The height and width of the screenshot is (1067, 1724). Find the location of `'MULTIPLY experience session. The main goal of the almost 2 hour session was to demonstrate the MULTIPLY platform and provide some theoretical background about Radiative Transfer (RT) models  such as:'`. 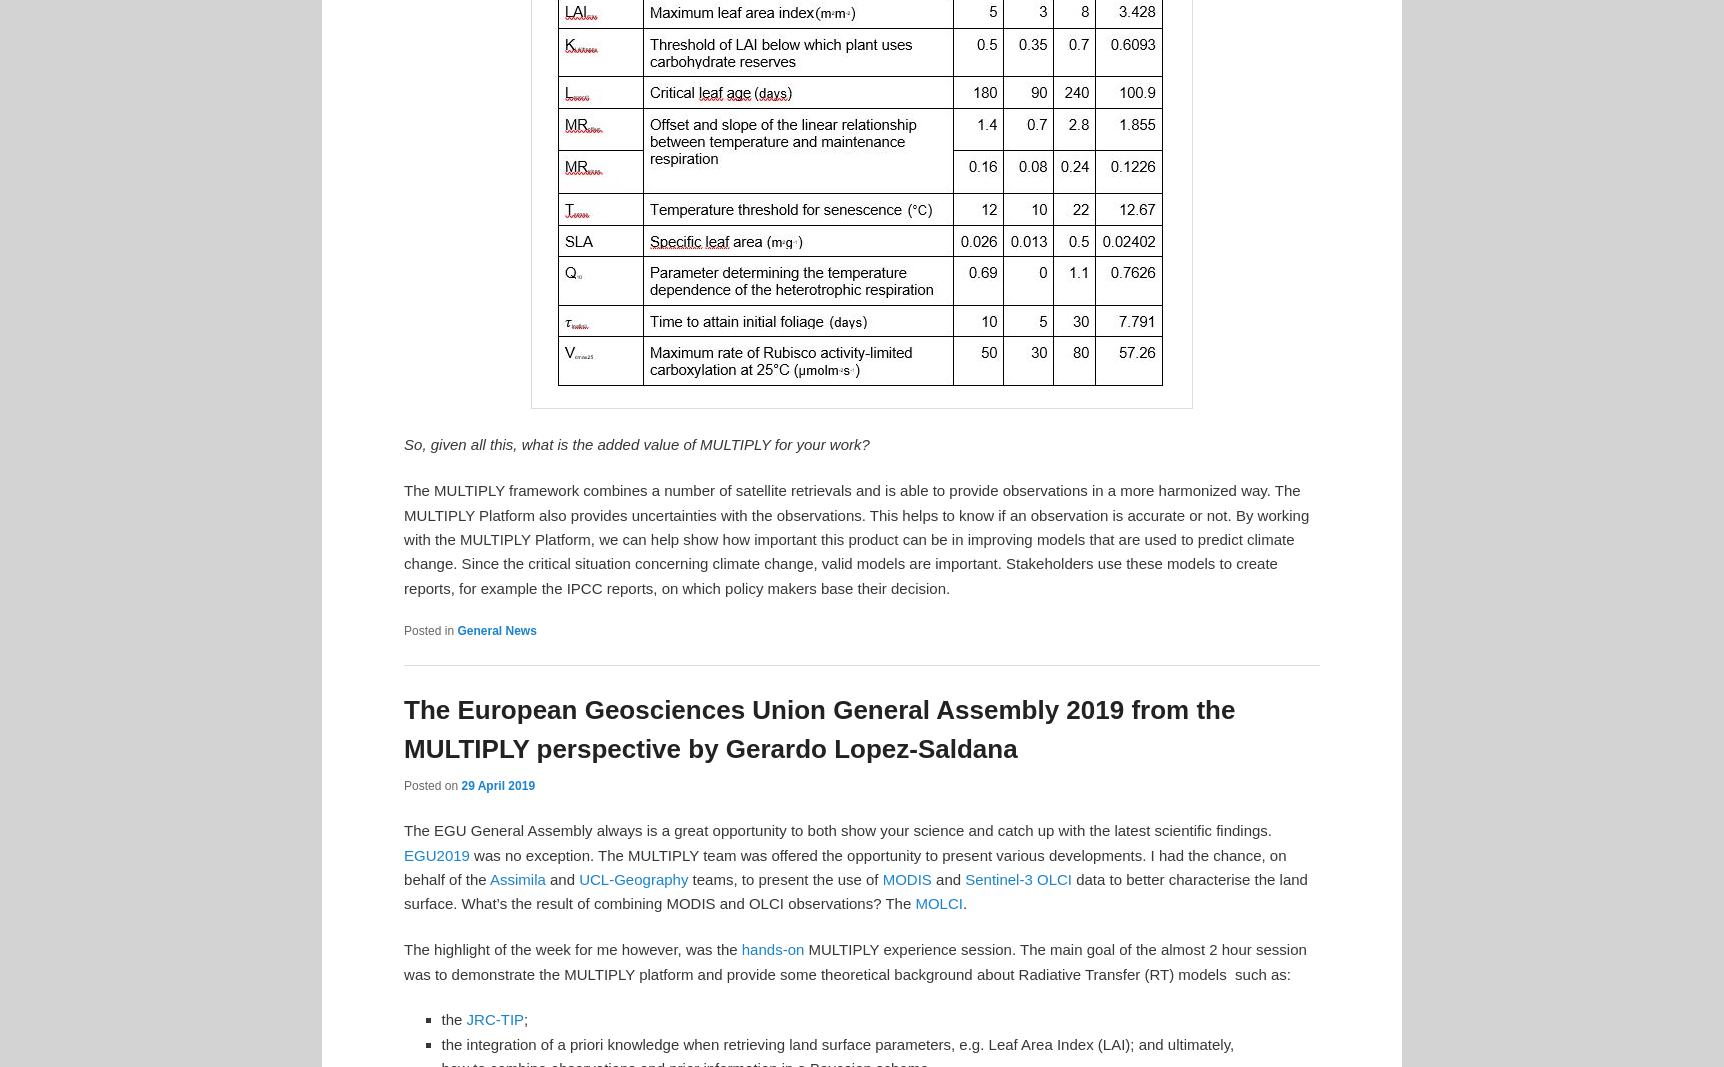

'MULTIPLY experience session. The main goal of the almost 2 hour session was to demonstrate the MULTIPLY platform and provide some theoretical background about Radiative Transfer (RT) models  such as:' is located at coordinates (853, 961).